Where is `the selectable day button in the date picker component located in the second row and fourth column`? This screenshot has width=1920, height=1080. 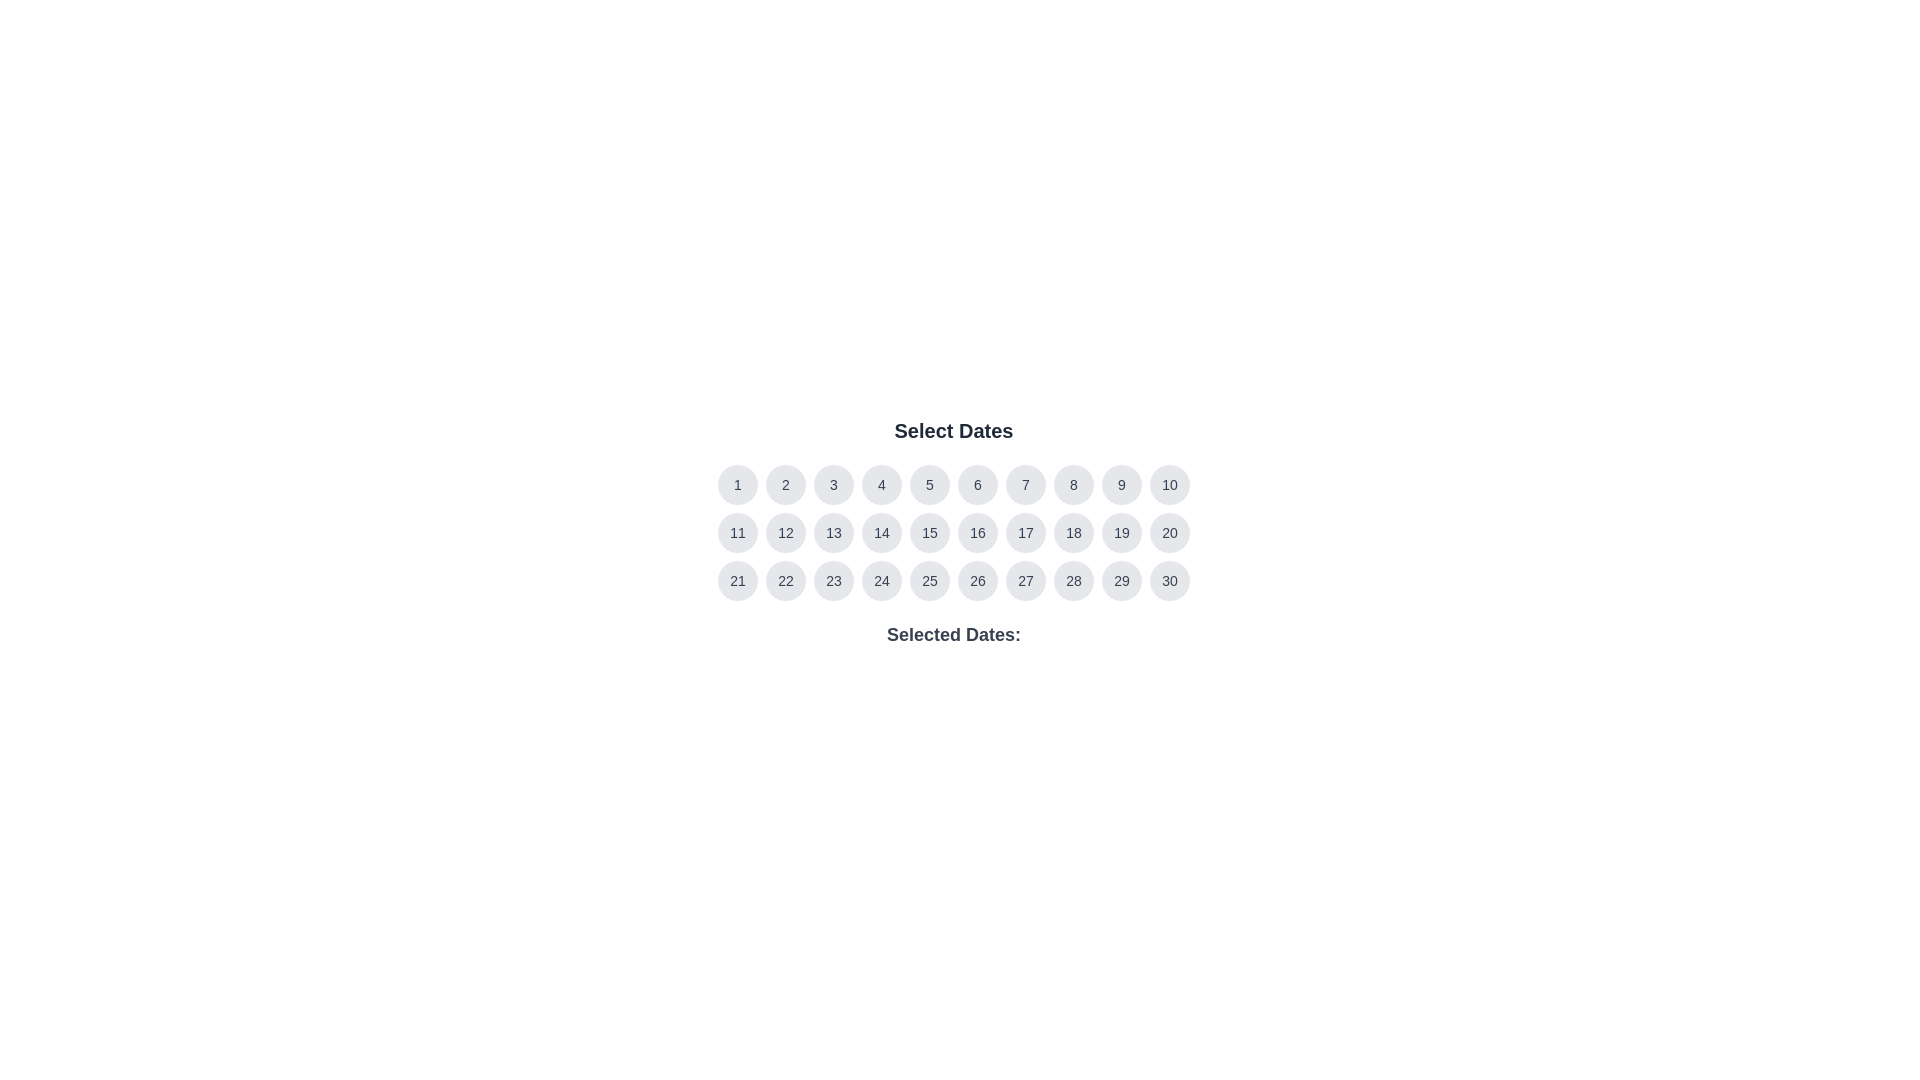
the selectable day button in the date picker component located in the second row and fourth column is located at coordinates (881, 531).